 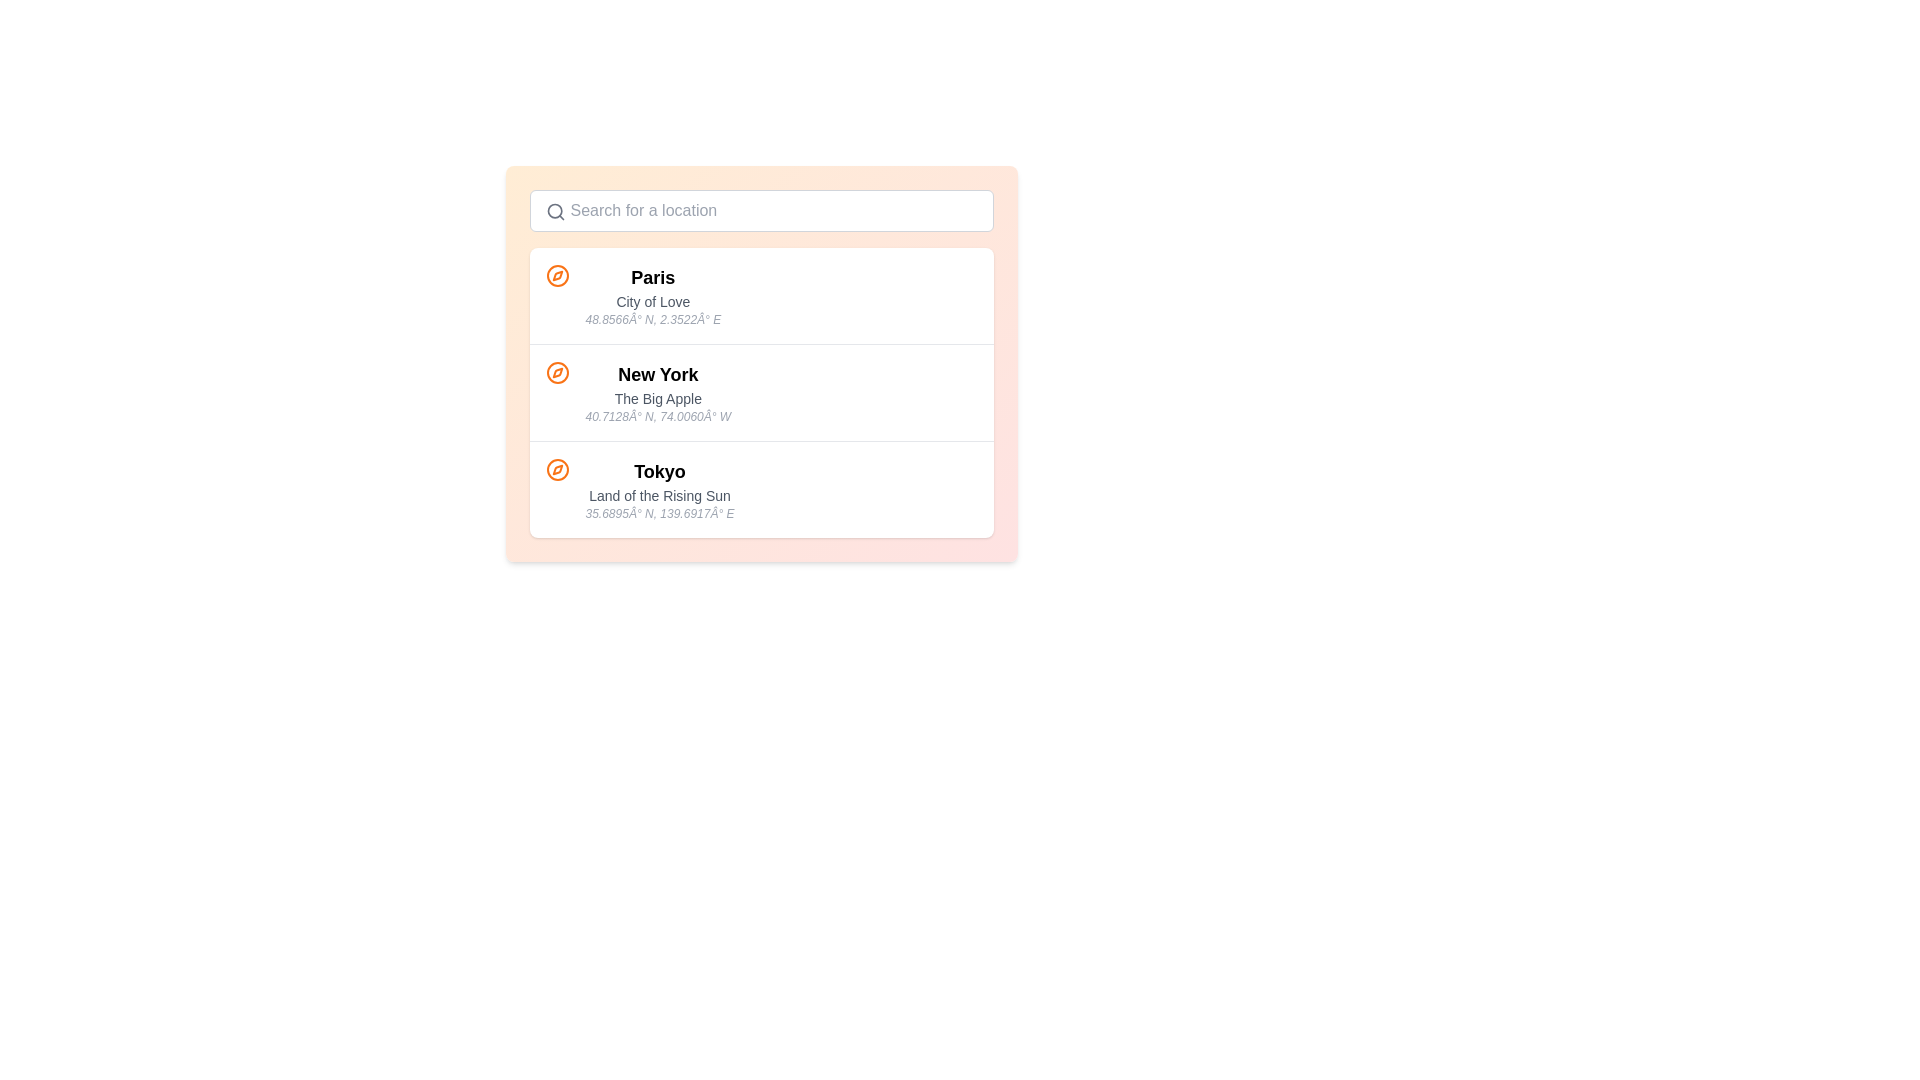 I want to click on the text display module that shows 'New York', which includes the bold line 'New York', the smaller gray line 'The Big Apple', and the very small italicized line '40.7128° N, 74.0060° W', so click(x=658, y=393).